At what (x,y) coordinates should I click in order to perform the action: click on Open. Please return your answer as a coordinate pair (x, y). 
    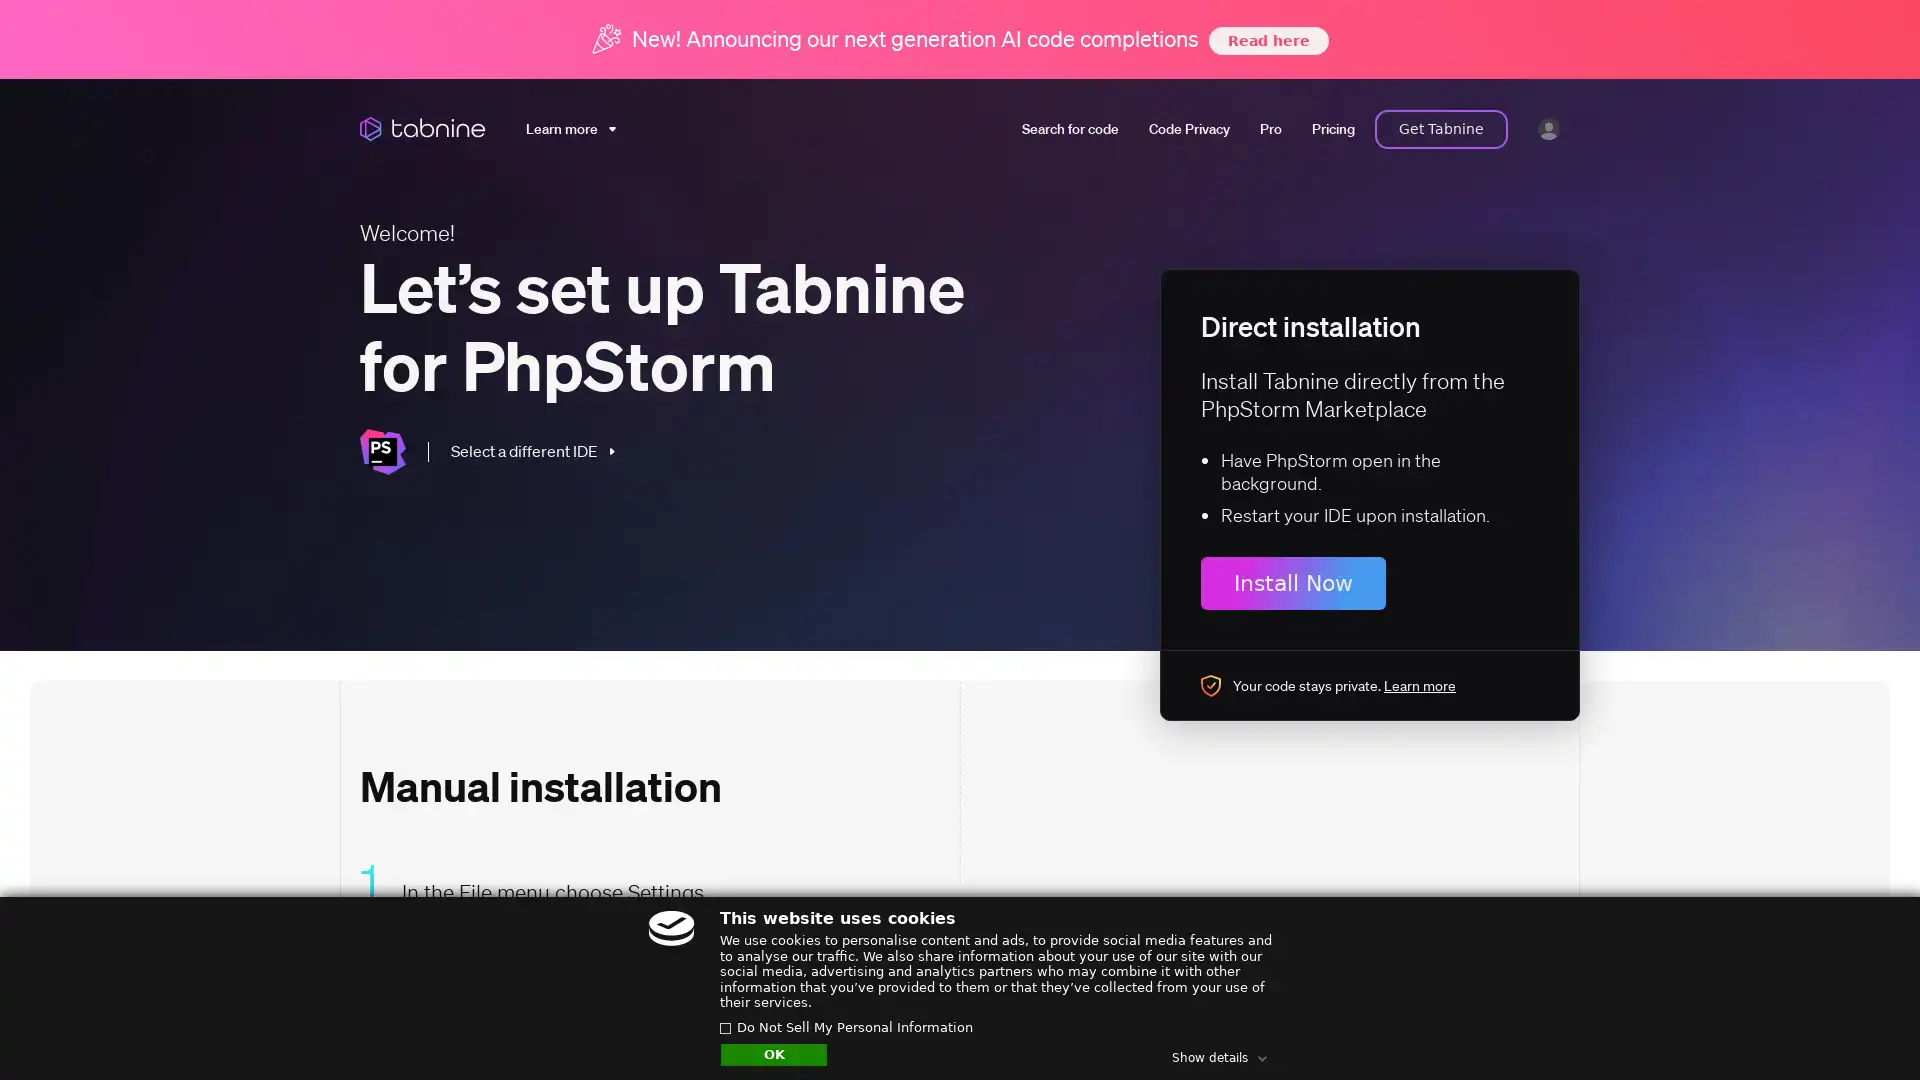
    Looking at the image, I should click on (1860, 1026).